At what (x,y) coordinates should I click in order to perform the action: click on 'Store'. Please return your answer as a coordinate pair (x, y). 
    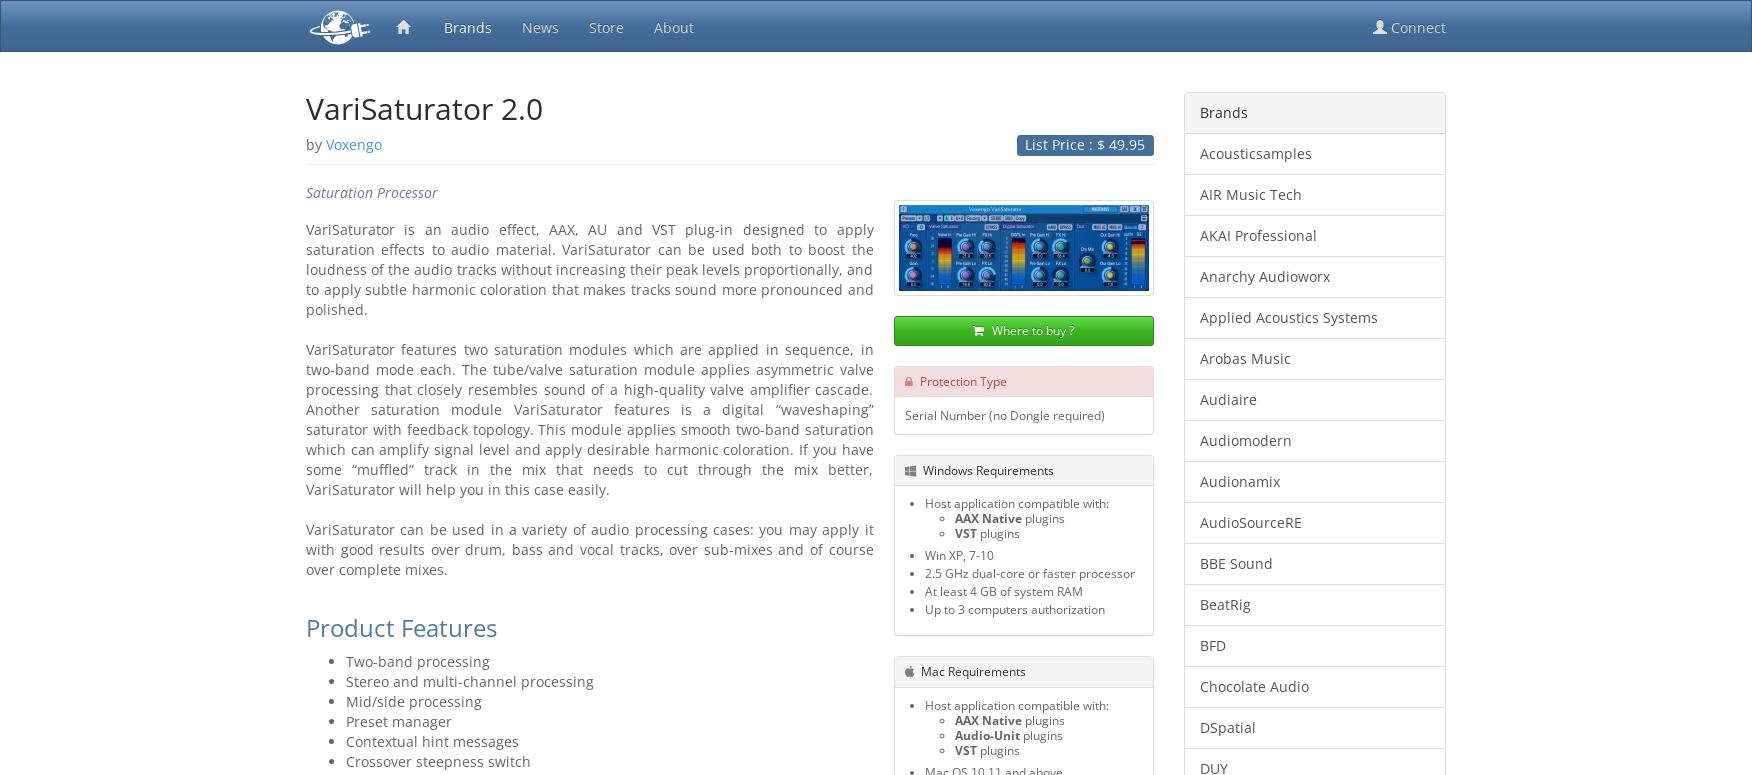
    Looking at the image, I should click on (606, 27).